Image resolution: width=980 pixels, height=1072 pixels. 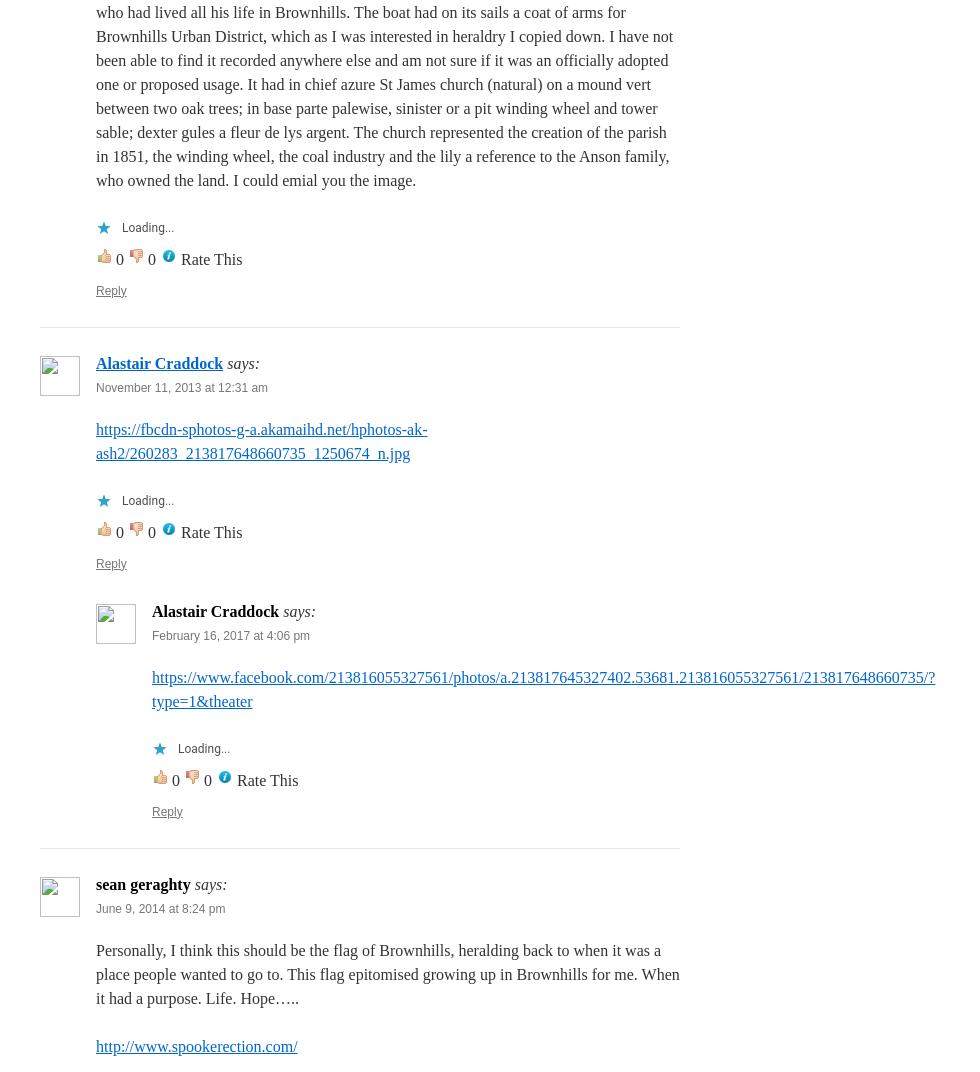 I want to click on 'http://www.spookerection.com/', so click(x=196, y=1045).